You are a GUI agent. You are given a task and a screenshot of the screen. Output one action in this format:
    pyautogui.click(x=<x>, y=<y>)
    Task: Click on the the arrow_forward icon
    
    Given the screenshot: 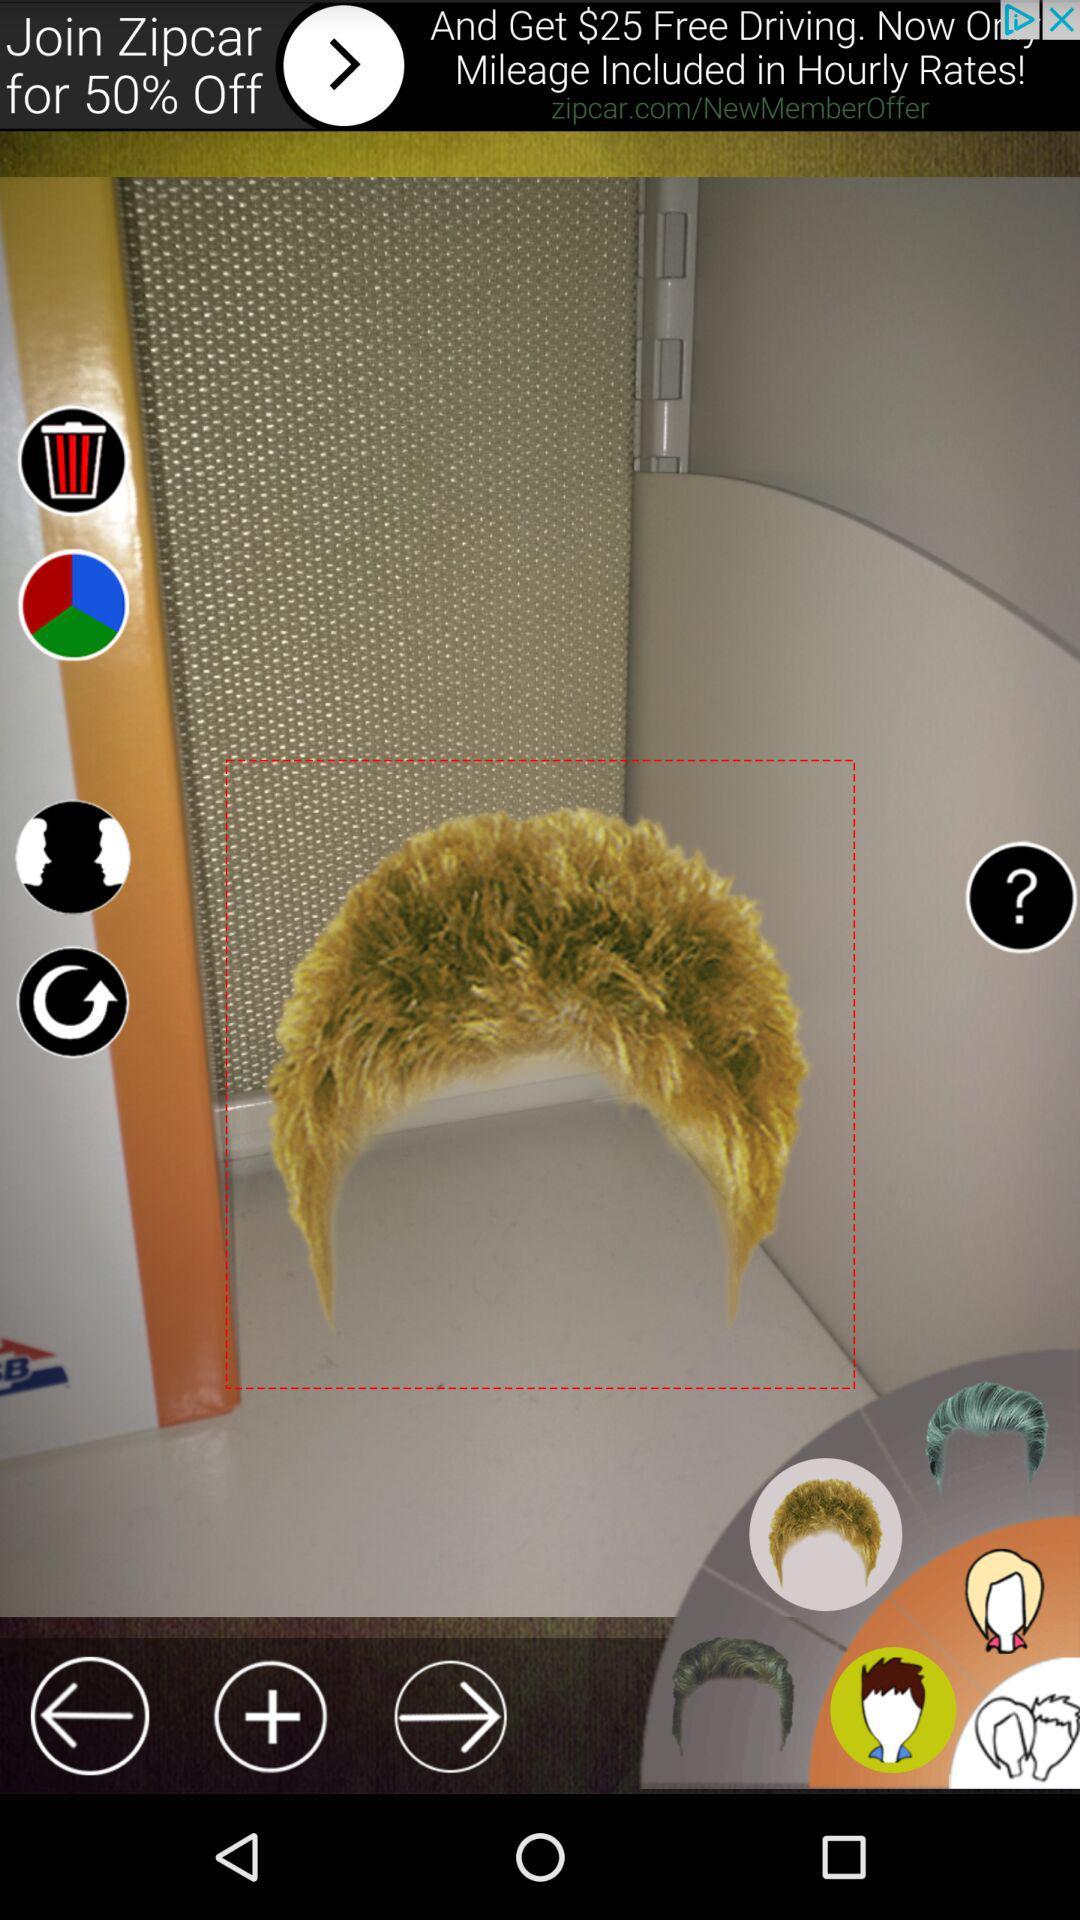 What is the action you would take?
    pyautogui.click(x=450, y=1836)
    